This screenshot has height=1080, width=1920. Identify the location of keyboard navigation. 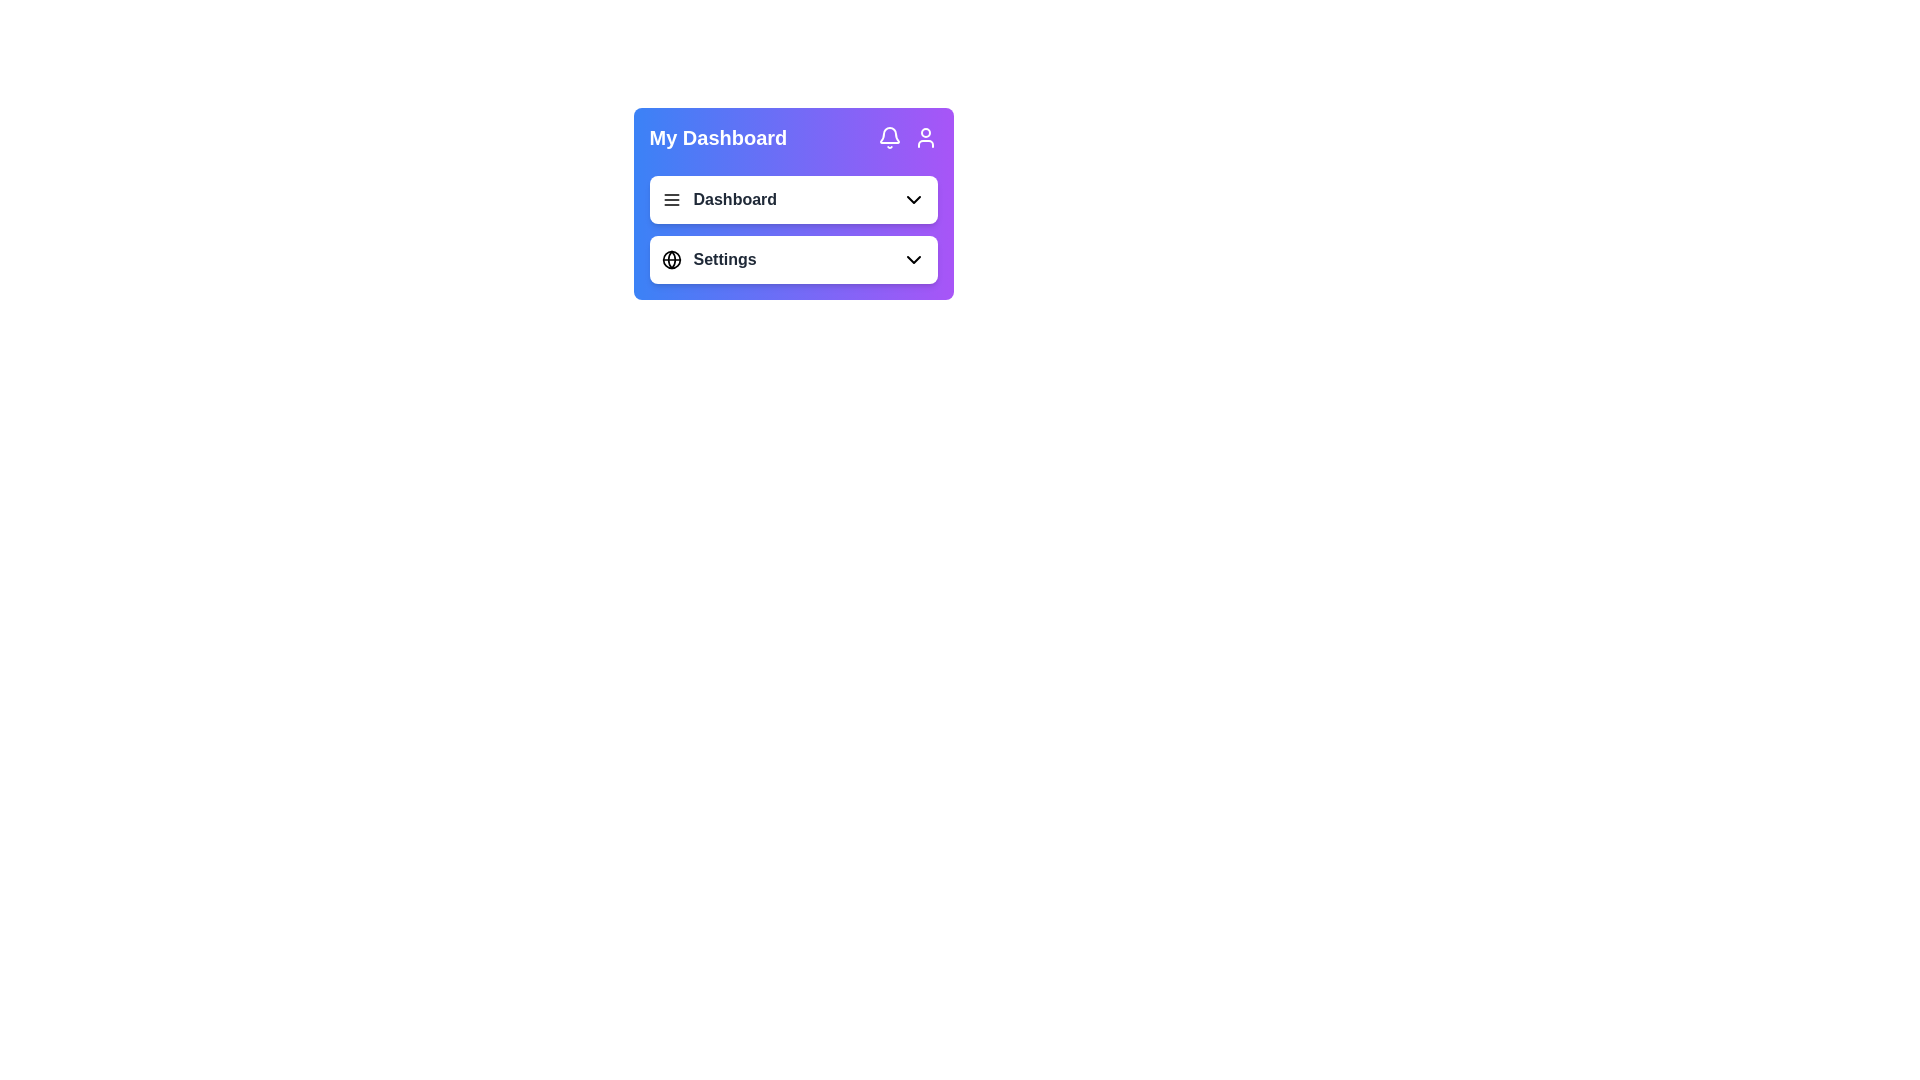
(792, 258).